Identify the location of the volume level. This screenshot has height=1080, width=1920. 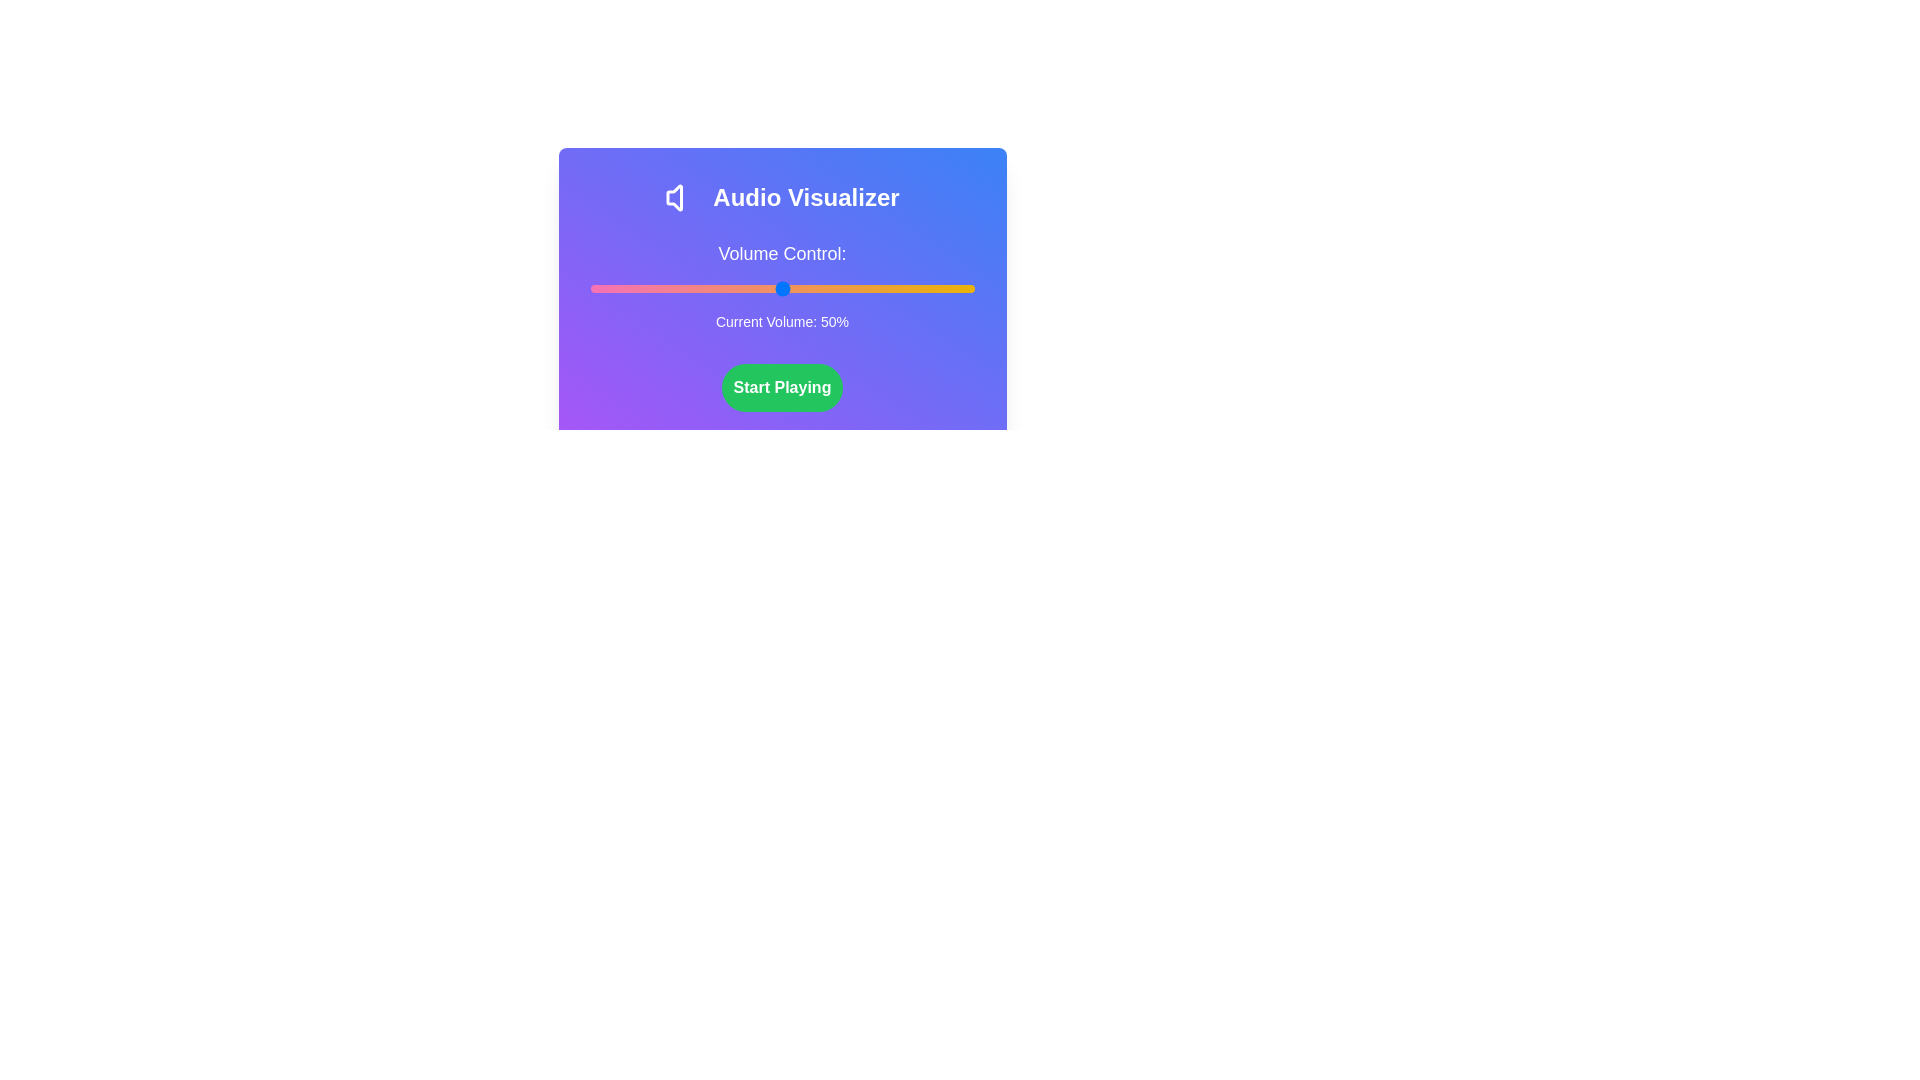
(847, 289).